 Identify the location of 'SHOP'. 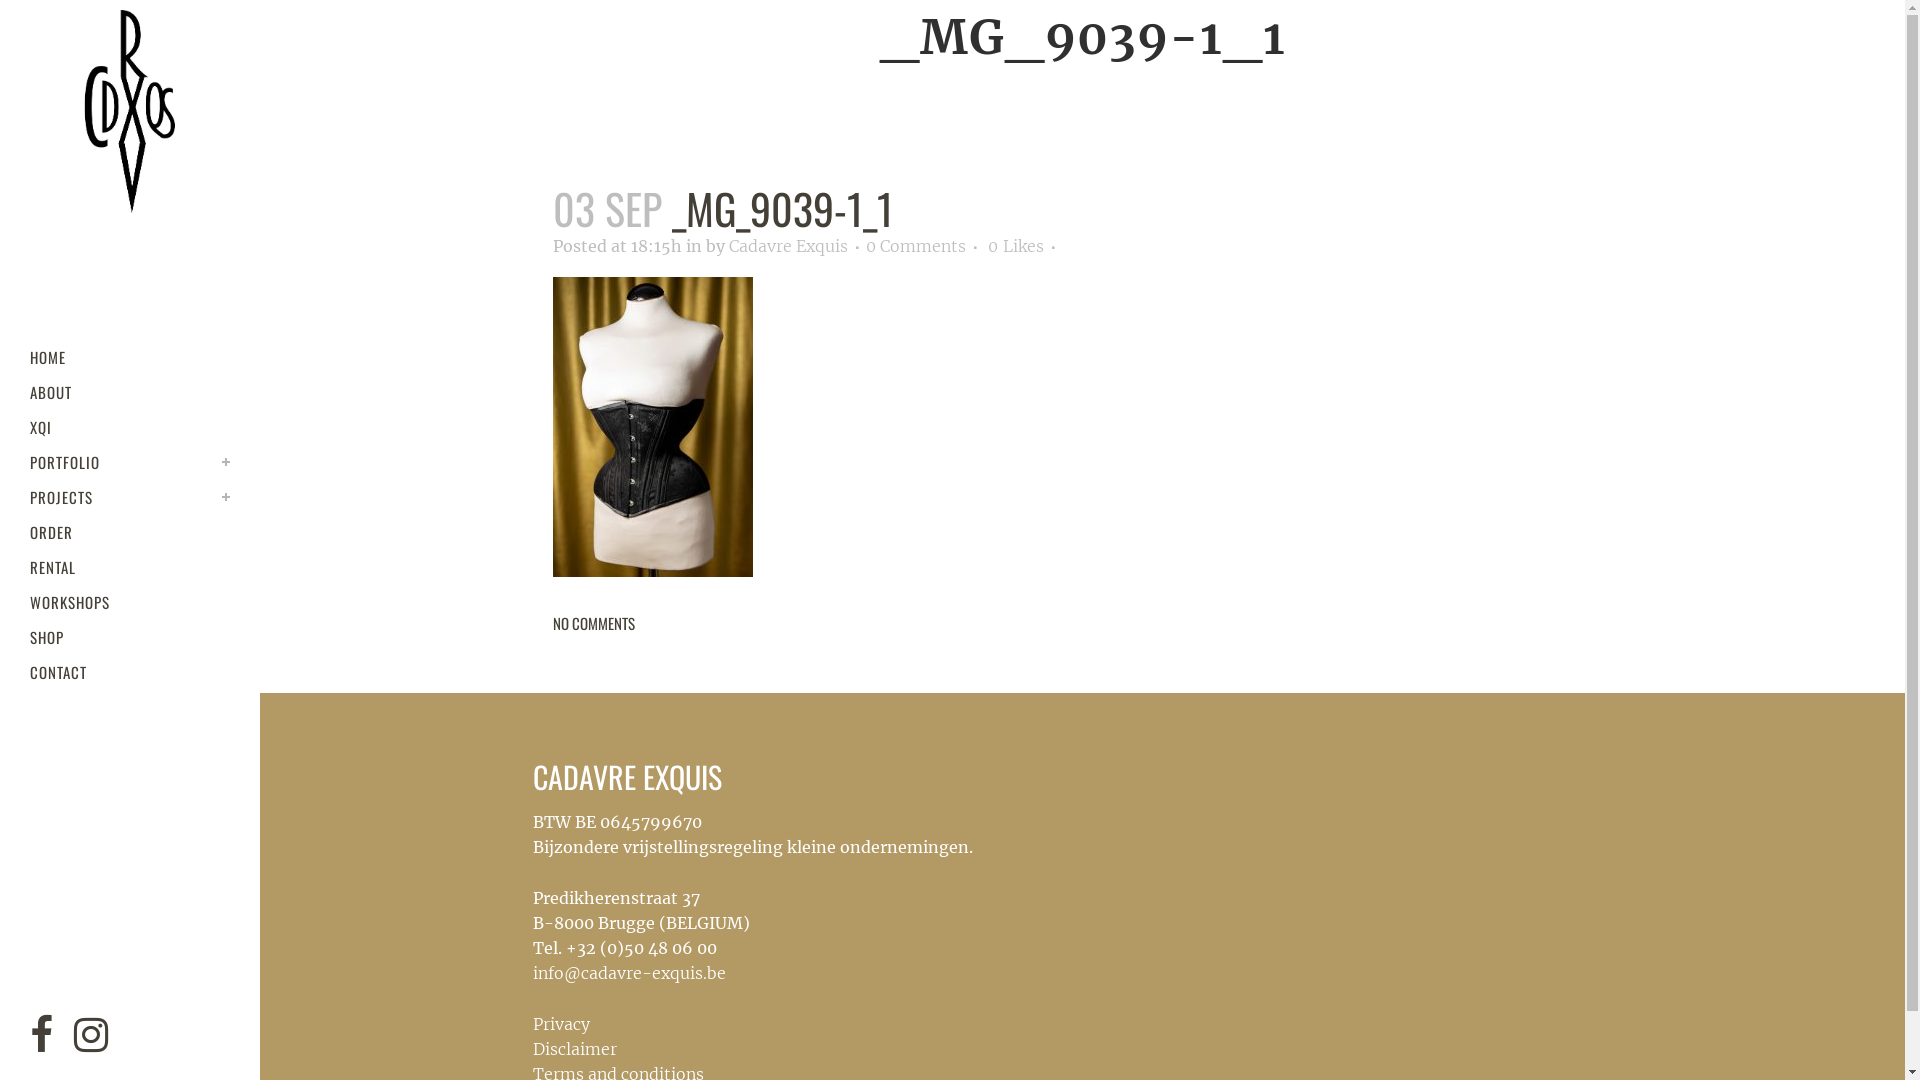
(128, 637).